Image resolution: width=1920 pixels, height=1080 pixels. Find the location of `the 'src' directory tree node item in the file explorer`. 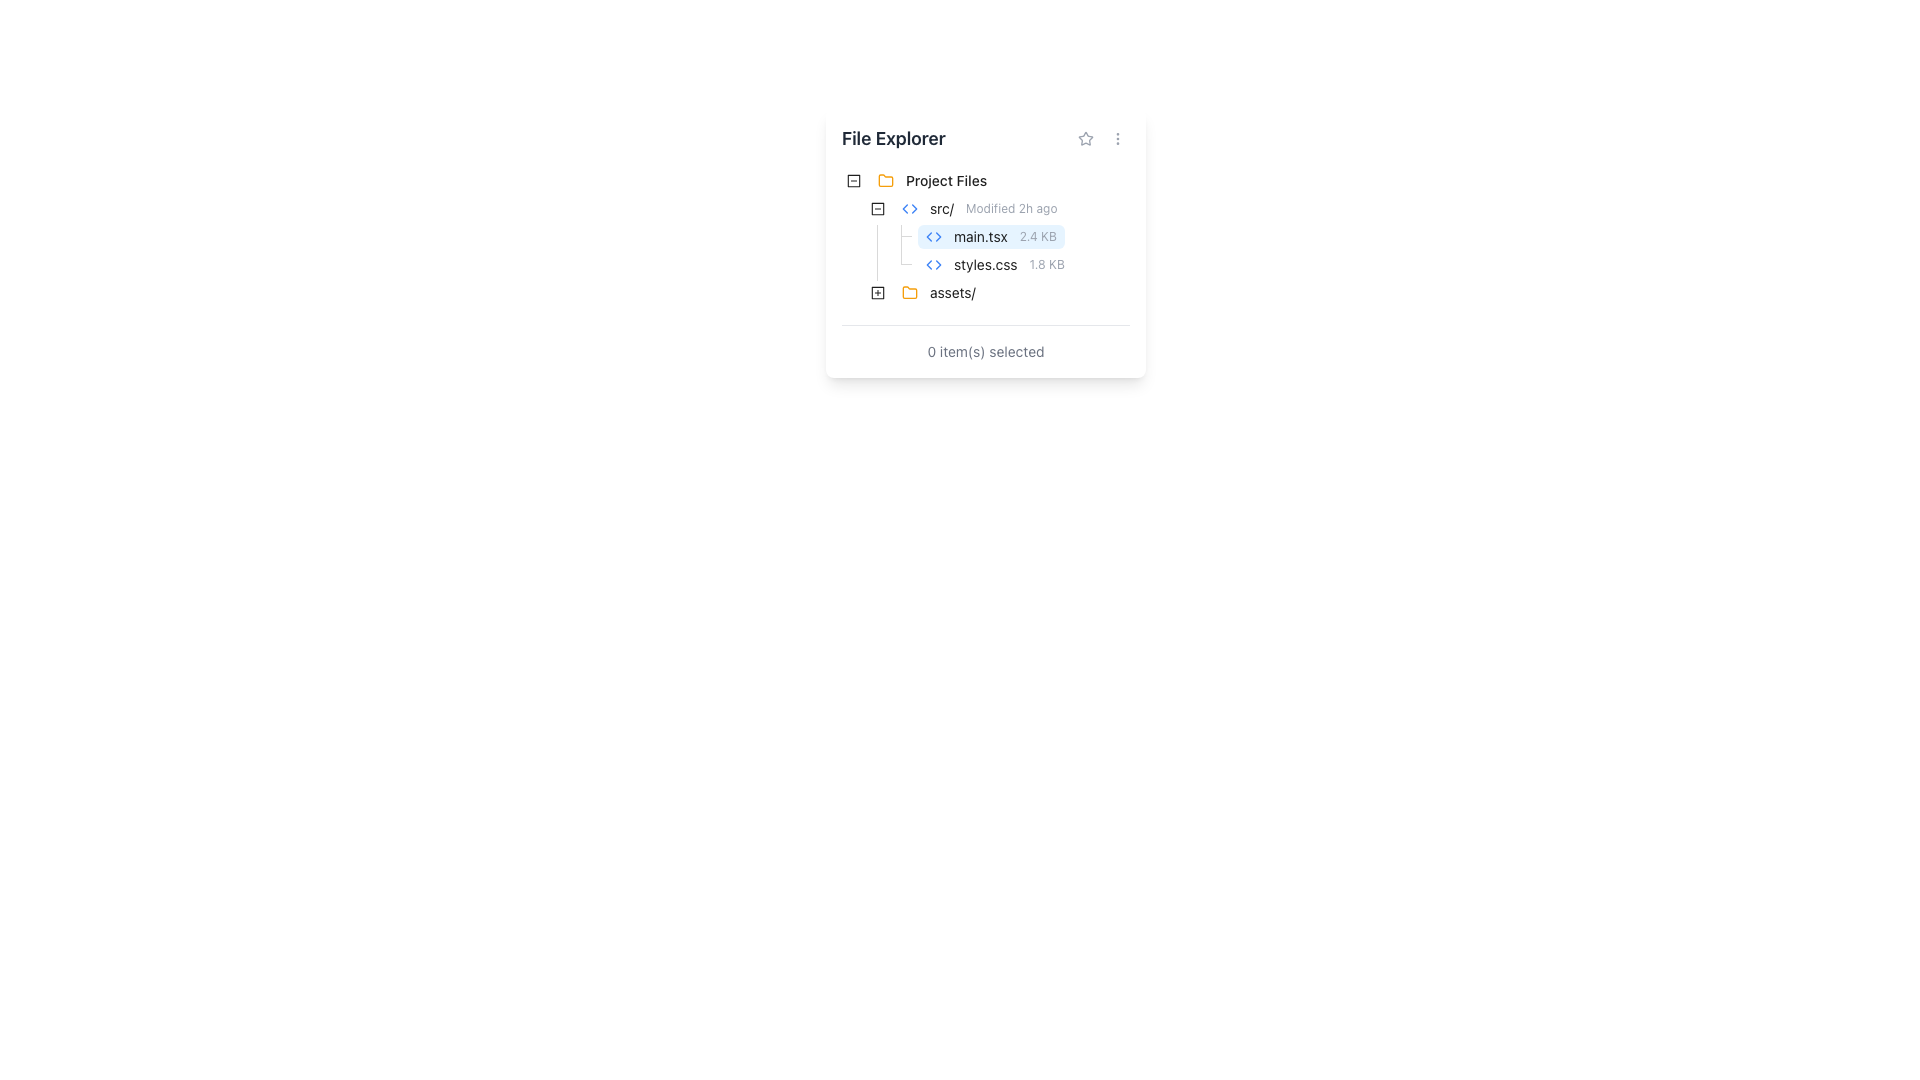

the 'src' directory tree node item in the file explorer is located at coordinates (979, 208).